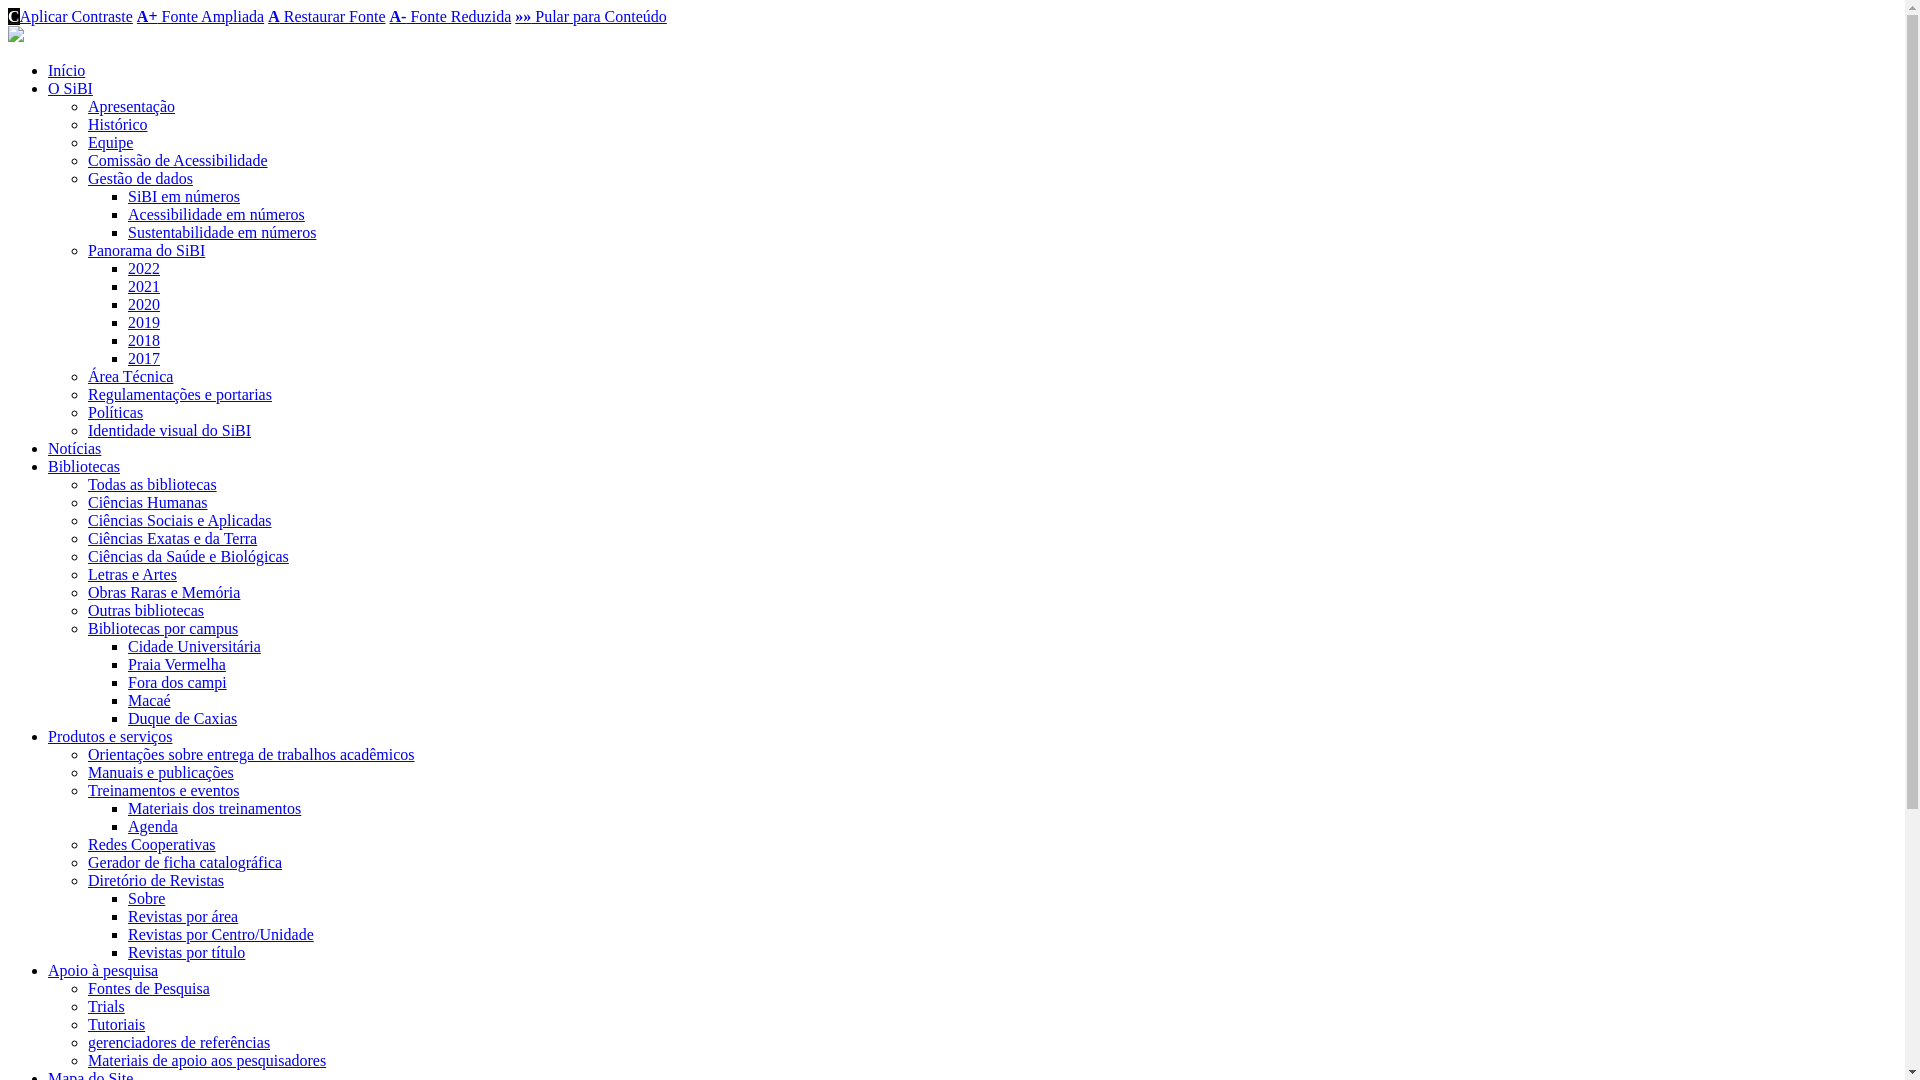  Describe the element at coordinates (169, 429) in the screenshot. I see `'Identidade visual do SiBI'` at that location.